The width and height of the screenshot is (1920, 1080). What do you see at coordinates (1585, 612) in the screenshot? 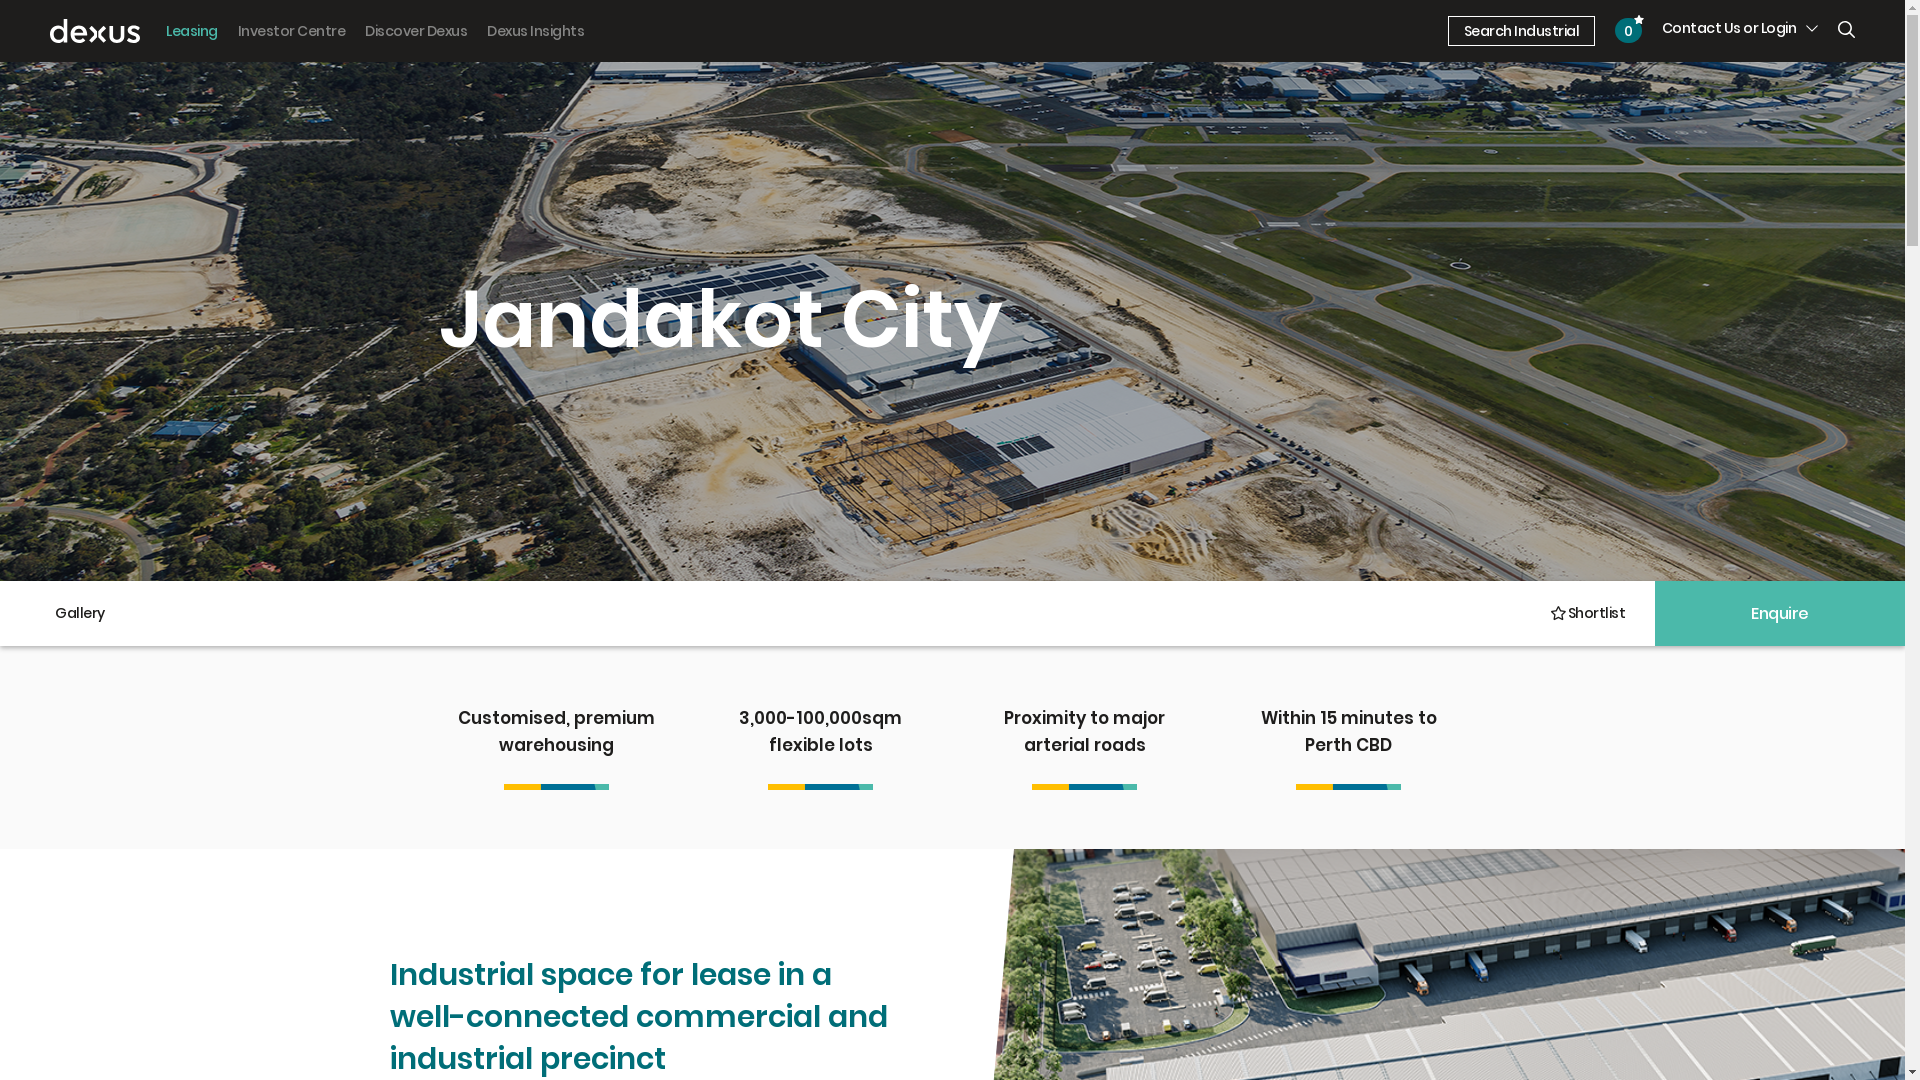
I see `'Shortlist'` at bounding box center [1585, 612].